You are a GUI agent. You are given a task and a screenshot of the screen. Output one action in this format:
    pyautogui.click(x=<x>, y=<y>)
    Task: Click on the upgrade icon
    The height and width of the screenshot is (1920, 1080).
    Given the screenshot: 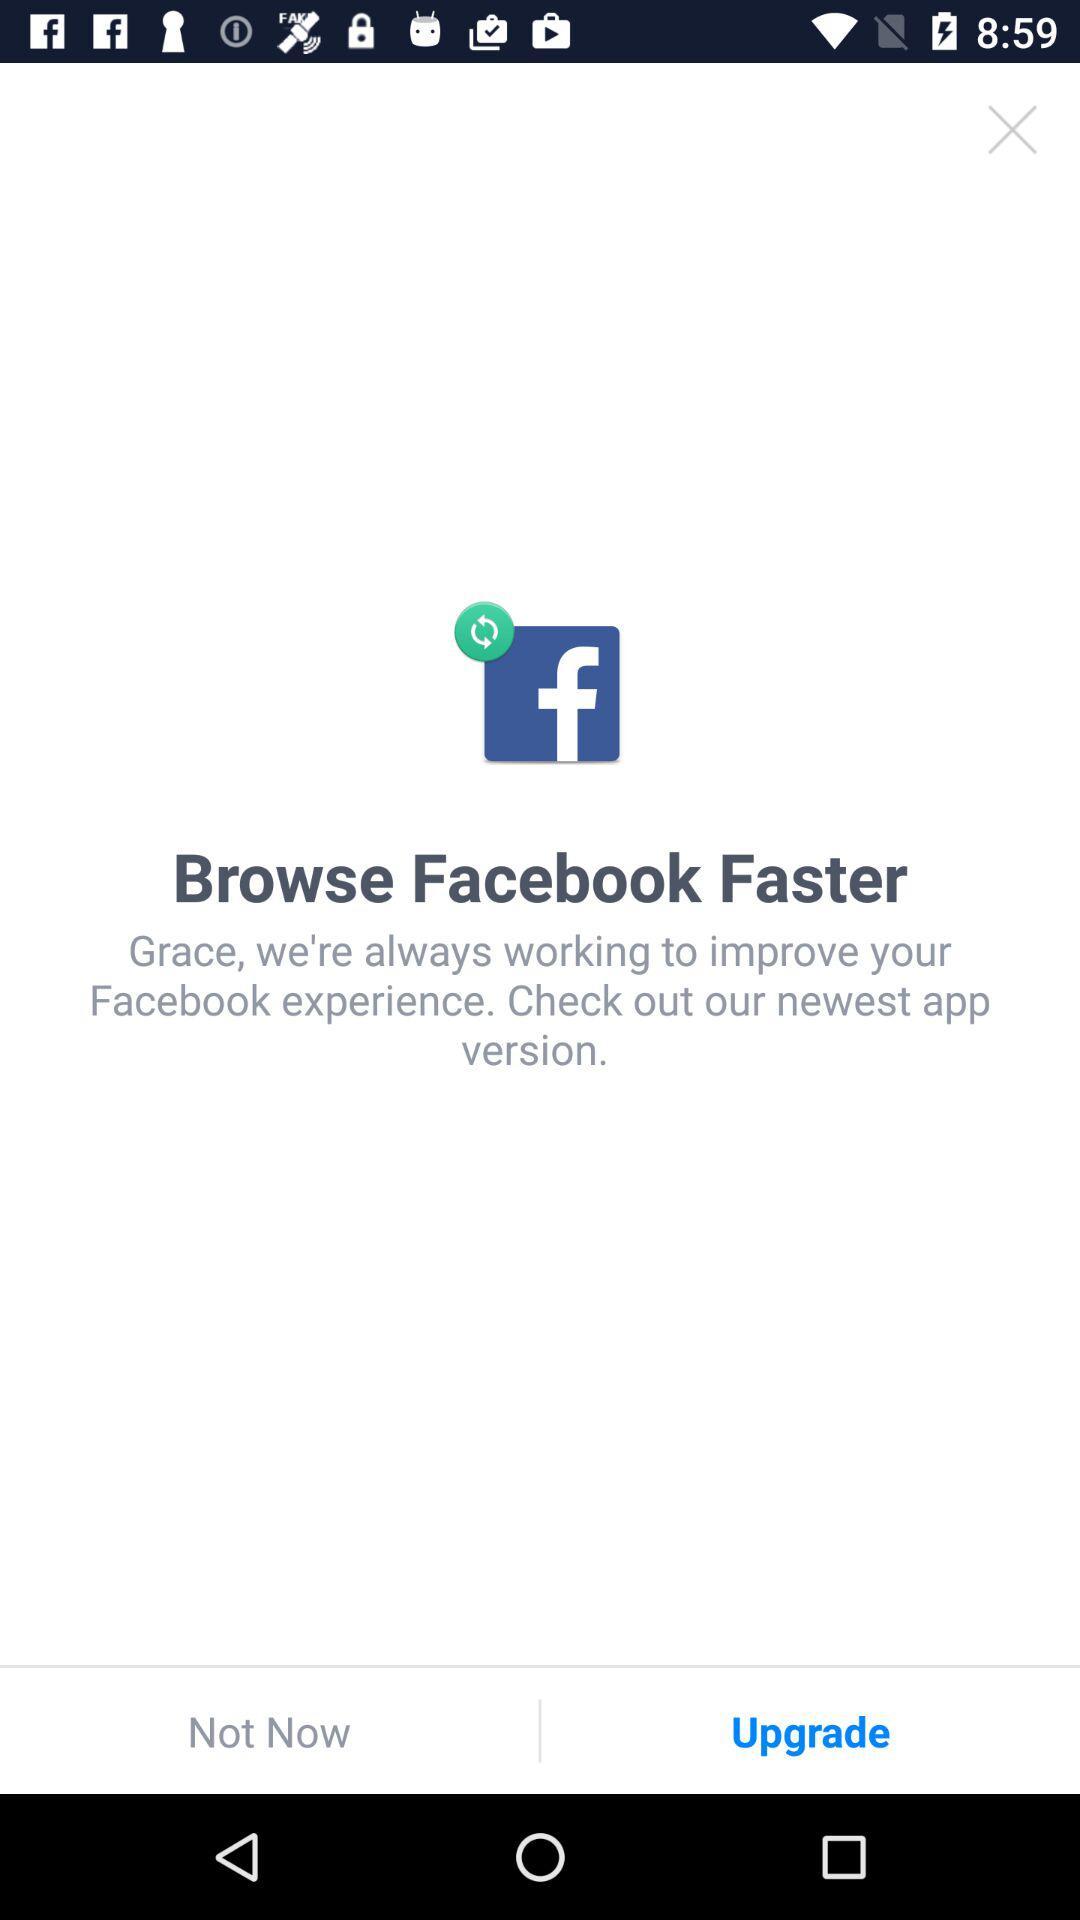 What is the action you would take?
    pyautogui.click(x=810, y=1730)
    